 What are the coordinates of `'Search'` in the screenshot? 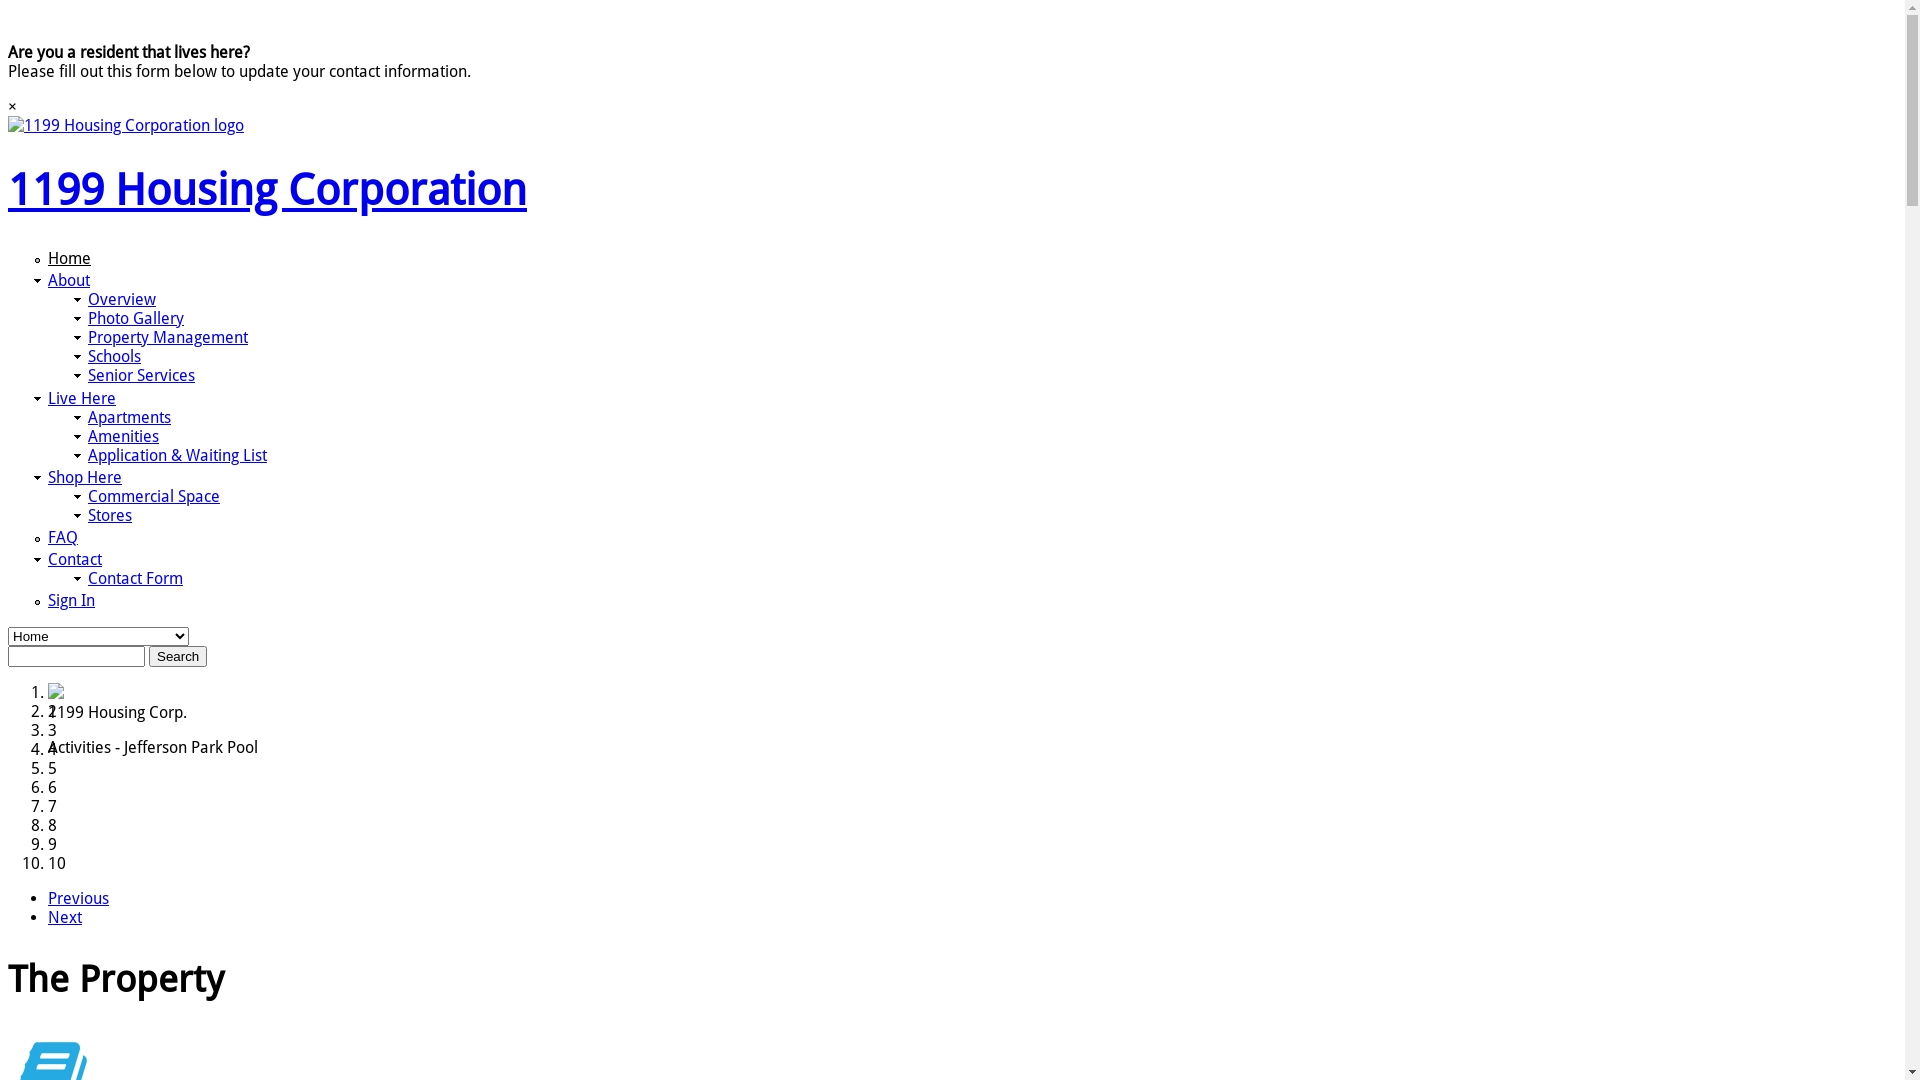 It's located at (177, 656).